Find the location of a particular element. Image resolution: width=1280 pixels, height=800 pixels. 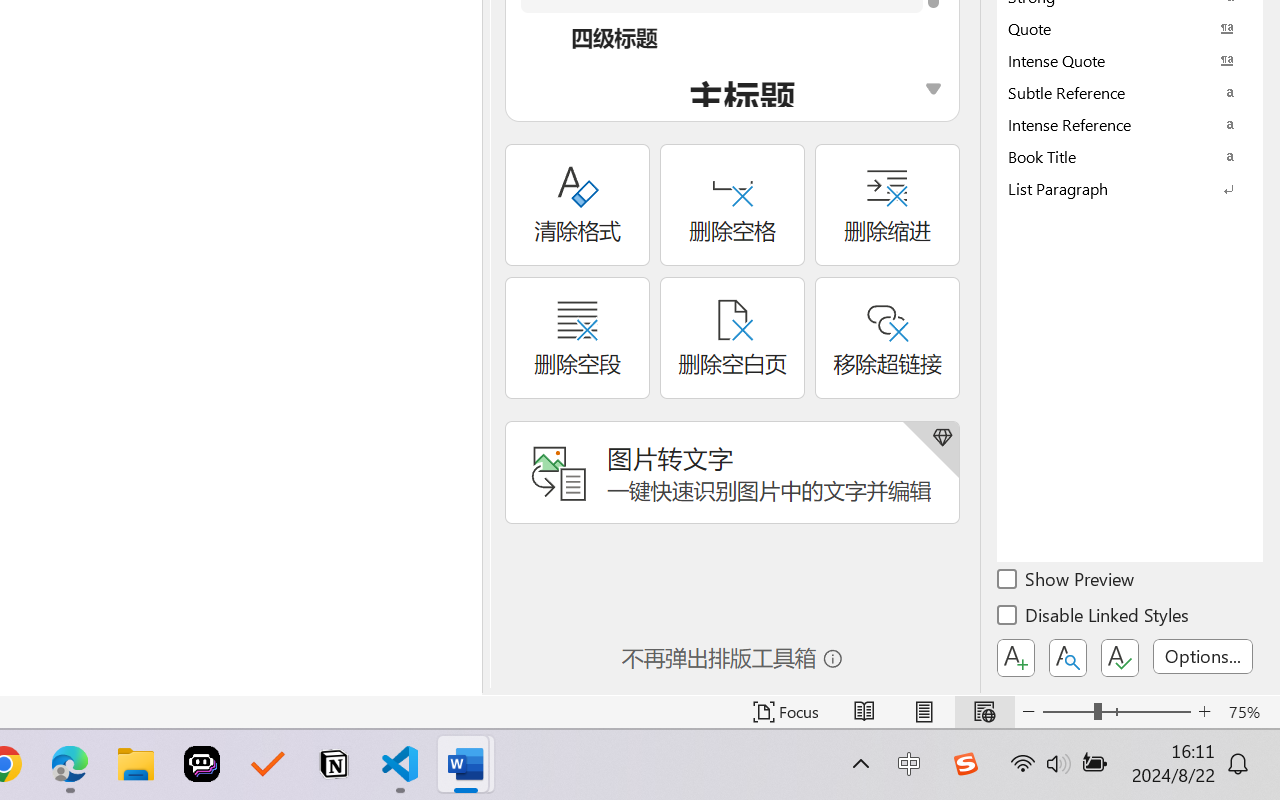

'Subtle Reference' is located at coordinates (1130, 92).